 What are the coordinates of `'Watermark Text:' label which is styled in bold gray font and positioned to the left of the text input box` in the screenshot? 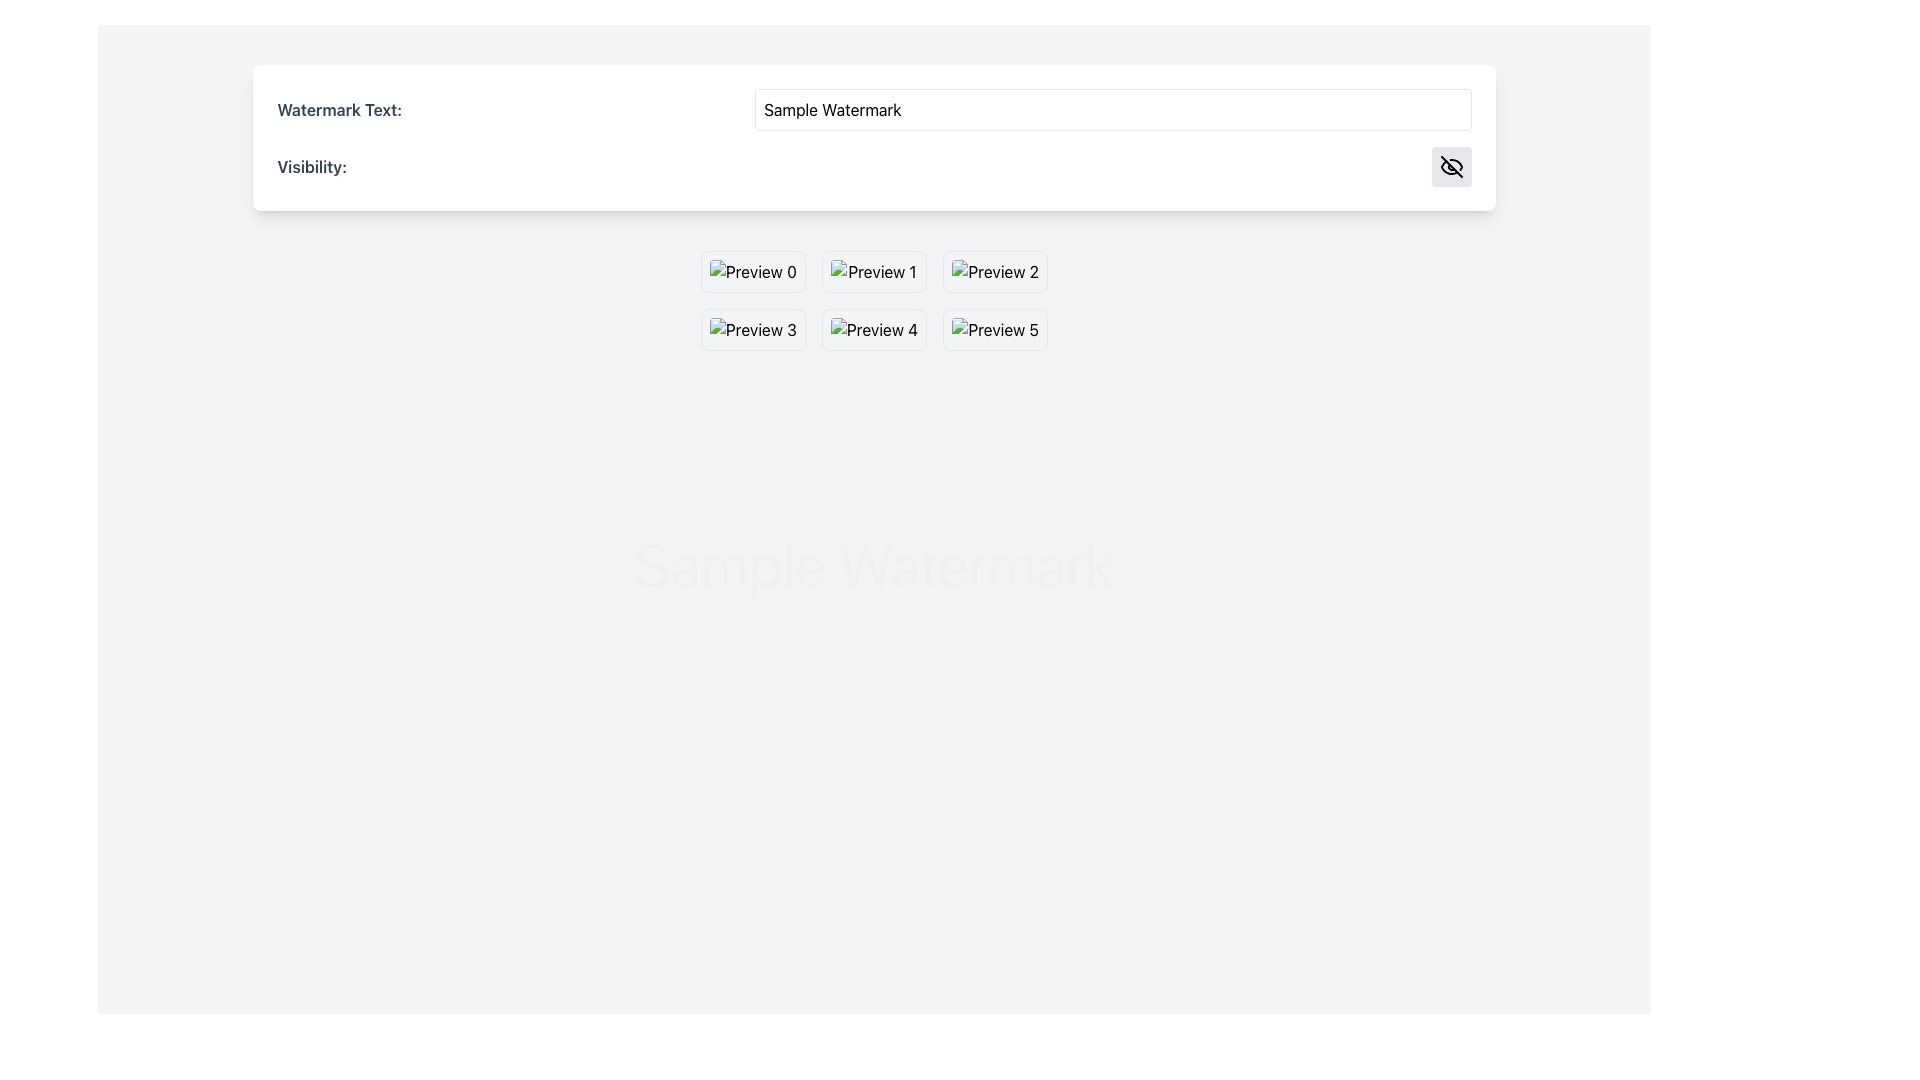 It's located at (339, 110).